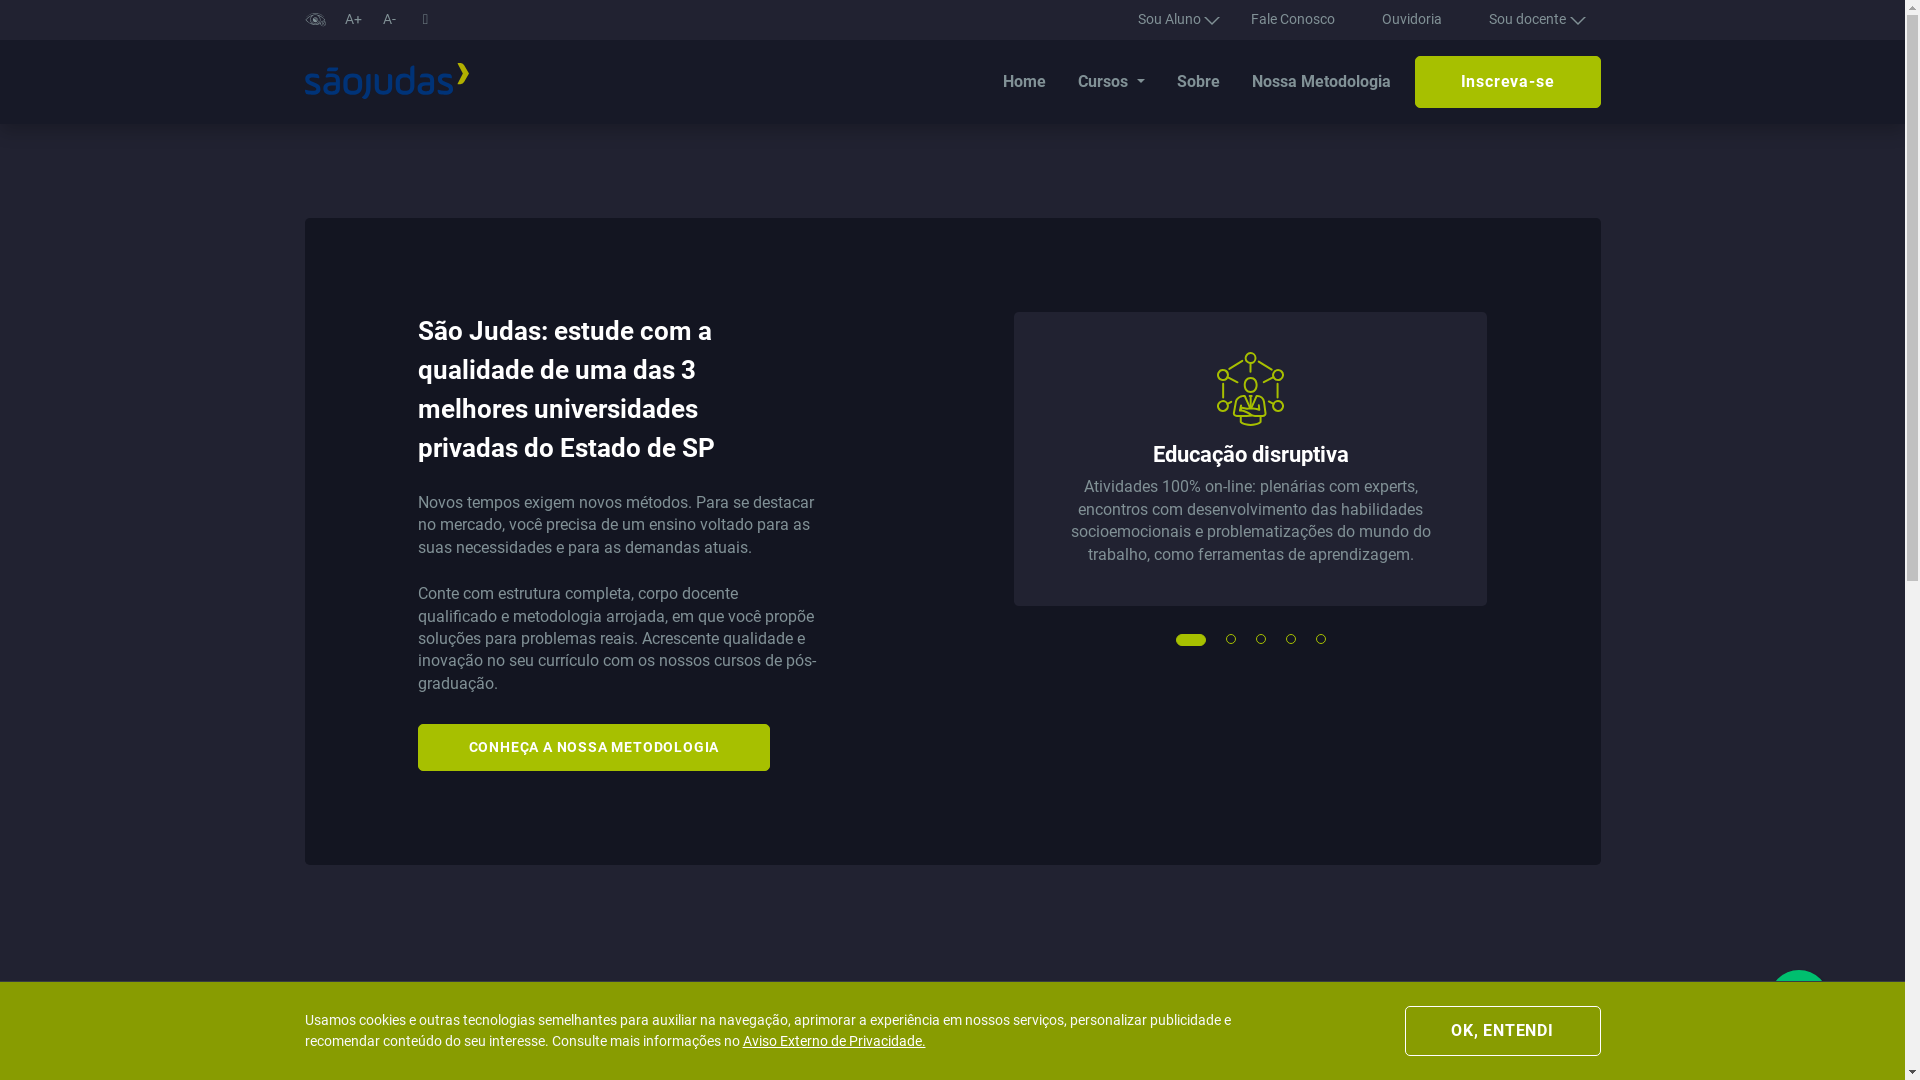 This screenshot has width=1920, height=1080. I want to click on 'Aviso Externo de Privacidade.', so click(833, 1040).